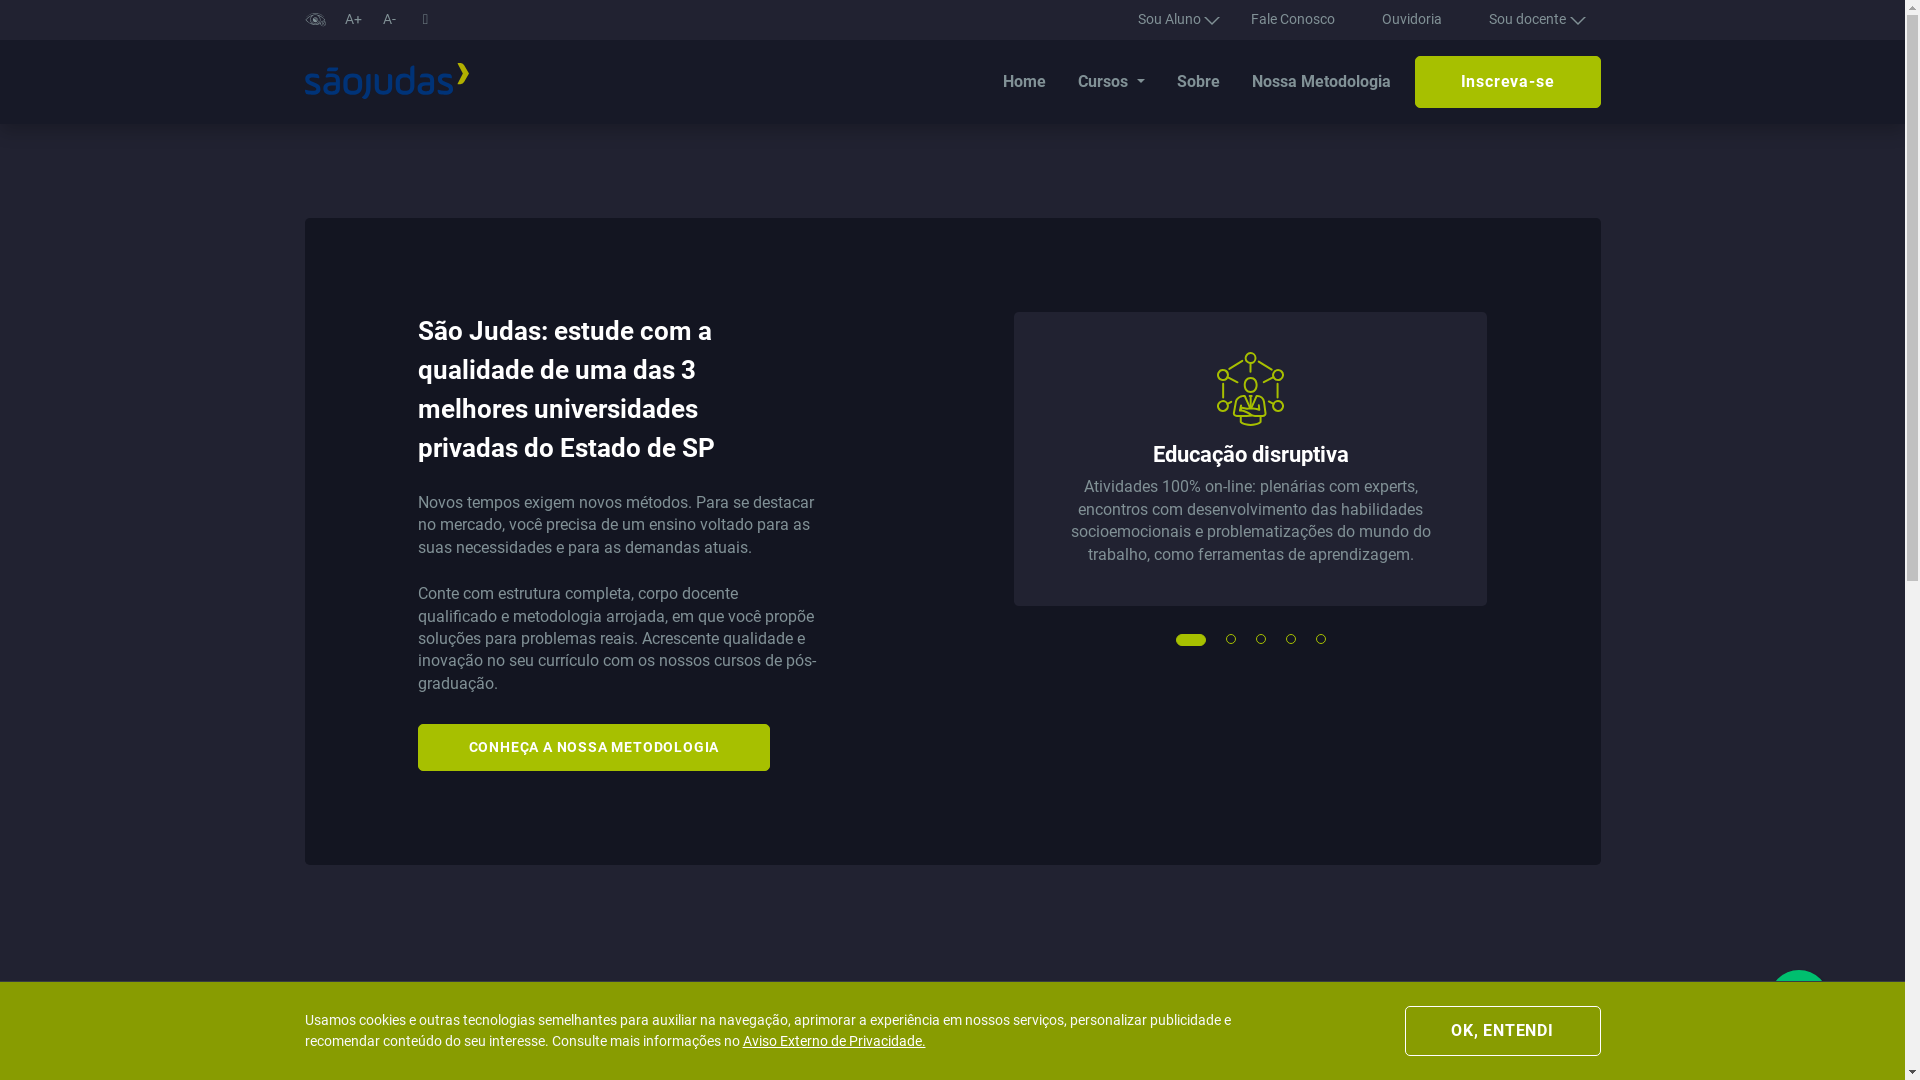 This screenshot has width=1920, height=1080. I want to click on 'Aviso Externo de Privacidade.', so click(833, 1040).